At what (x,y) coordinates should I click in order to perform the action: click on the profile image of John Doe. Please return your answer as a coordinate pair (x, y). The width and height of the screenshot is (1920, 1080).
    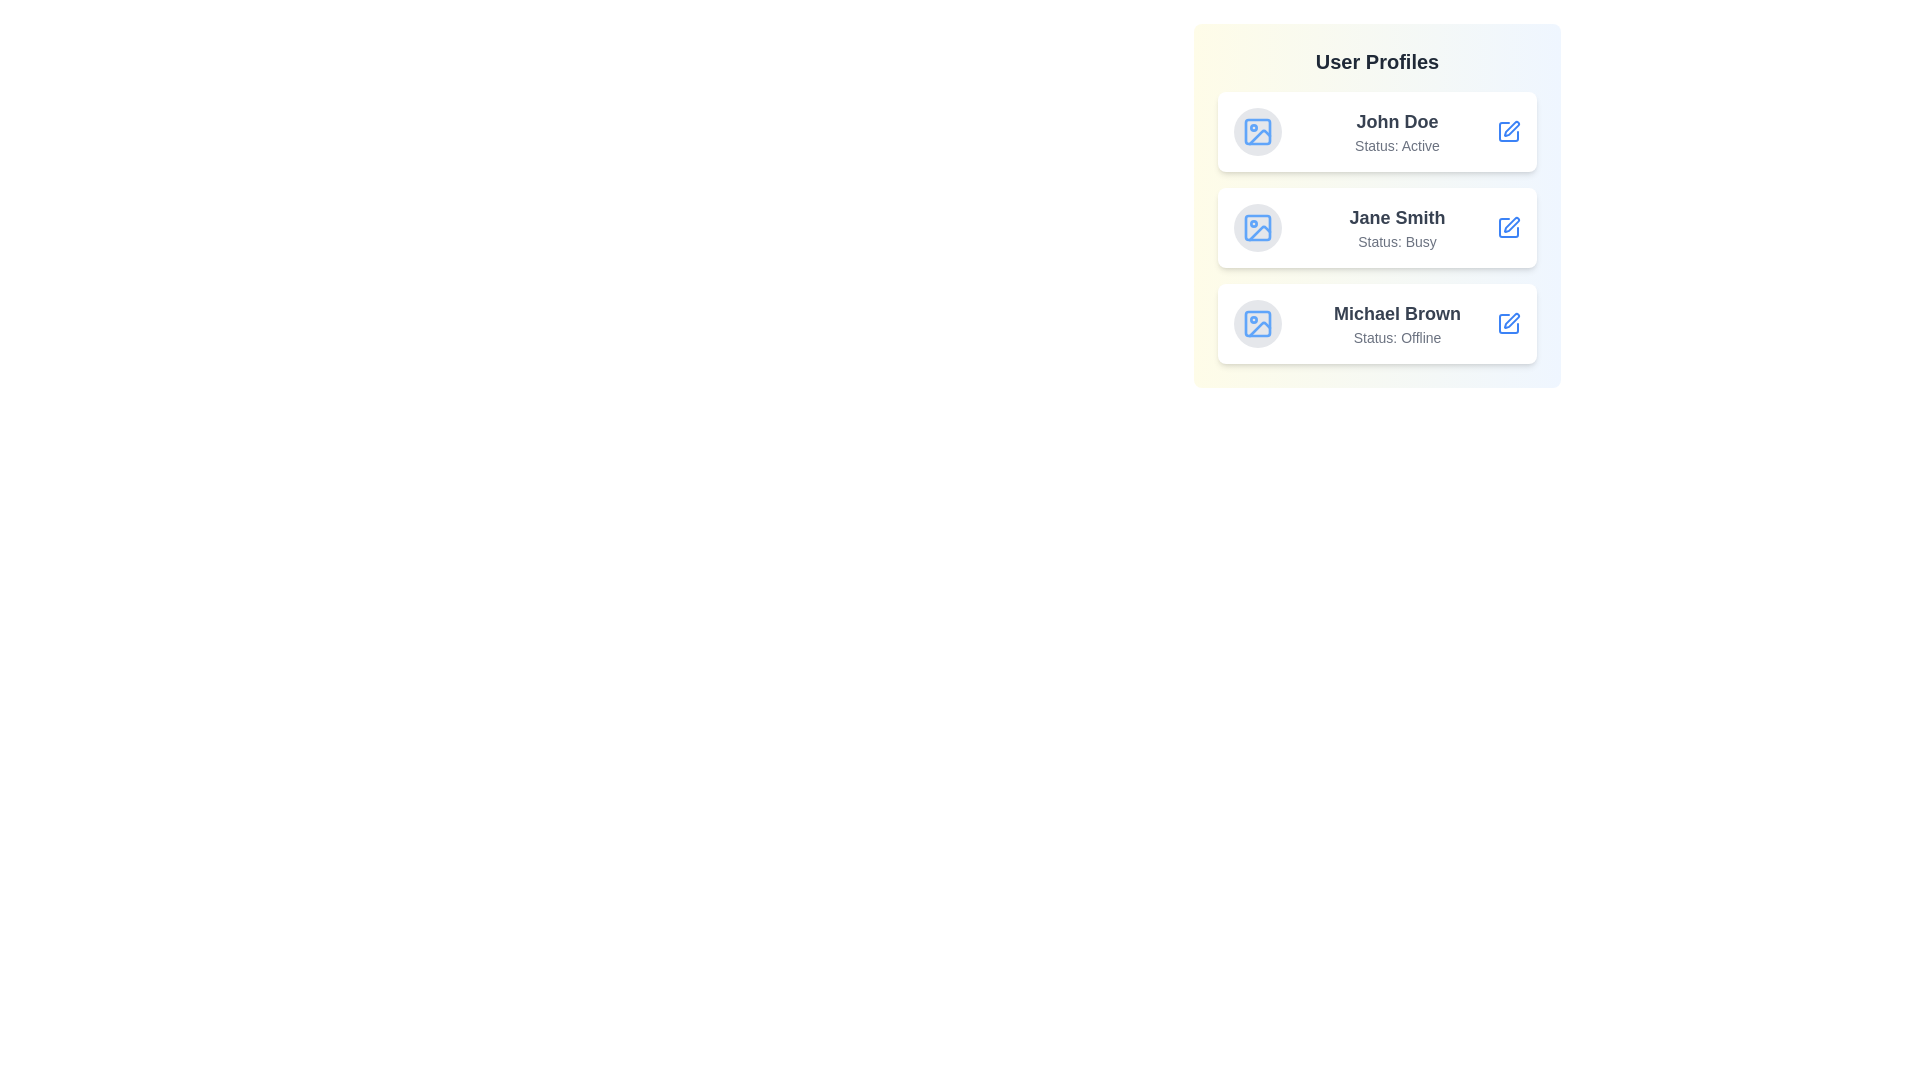
    Looking at the image, I should click on (1256, 131).